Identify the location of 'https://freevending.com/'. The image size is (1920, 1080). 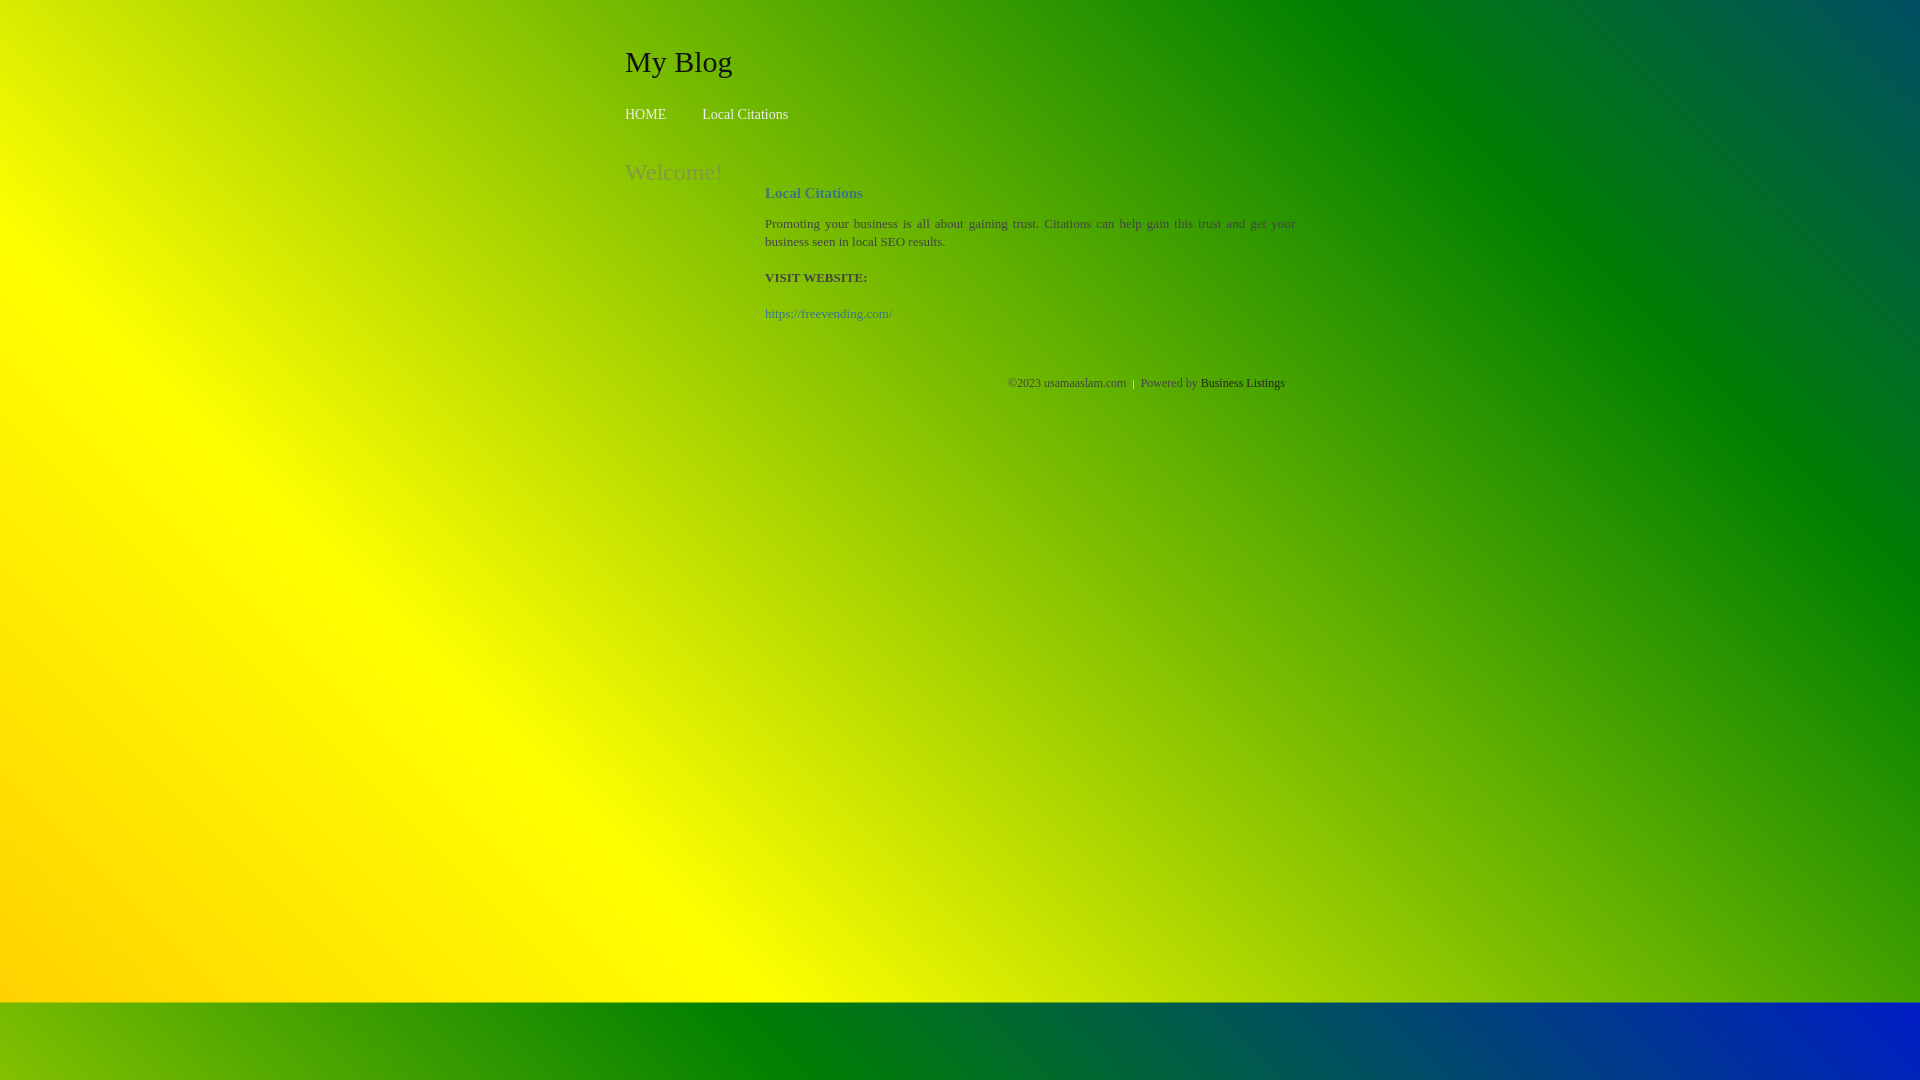
(828, 313).